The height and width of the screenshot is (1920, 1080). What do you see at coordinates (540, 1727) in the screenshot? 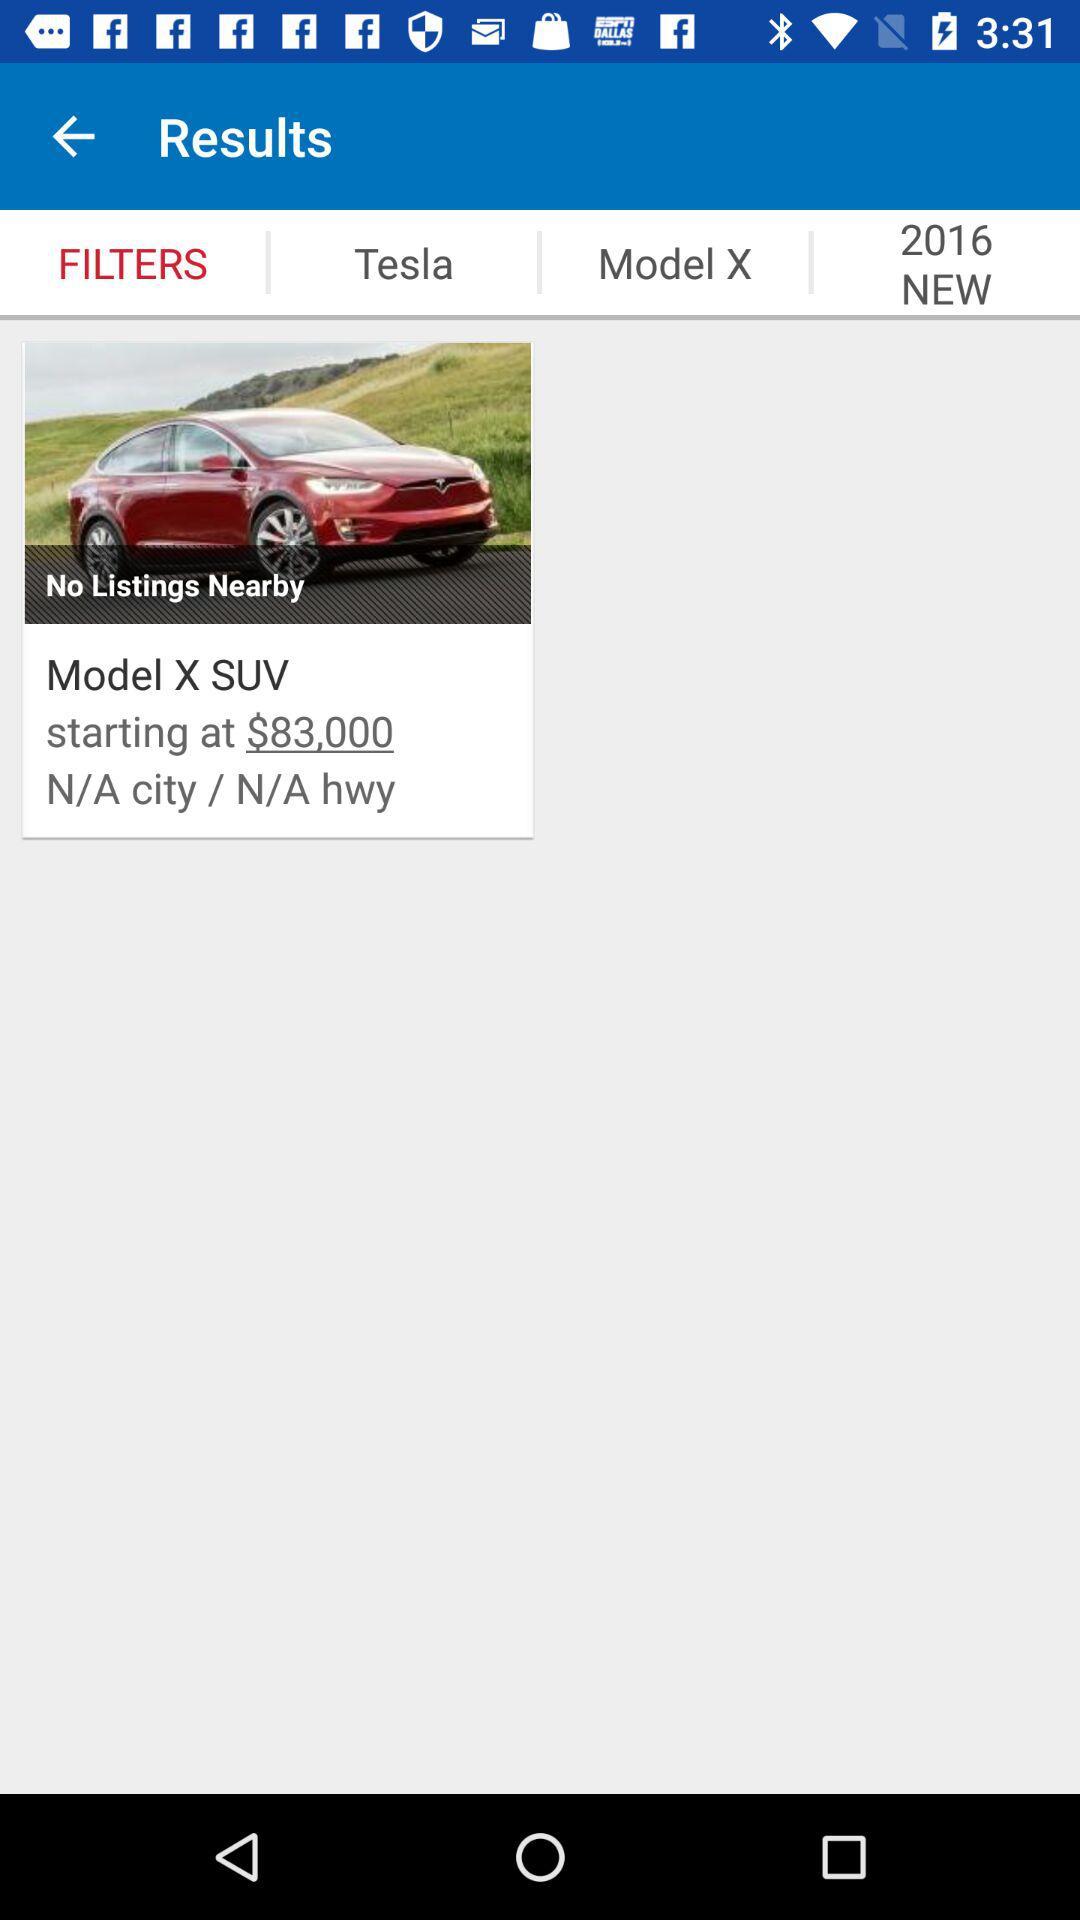
I see `item below the n a city icon` at bounding box center [540, 1727].